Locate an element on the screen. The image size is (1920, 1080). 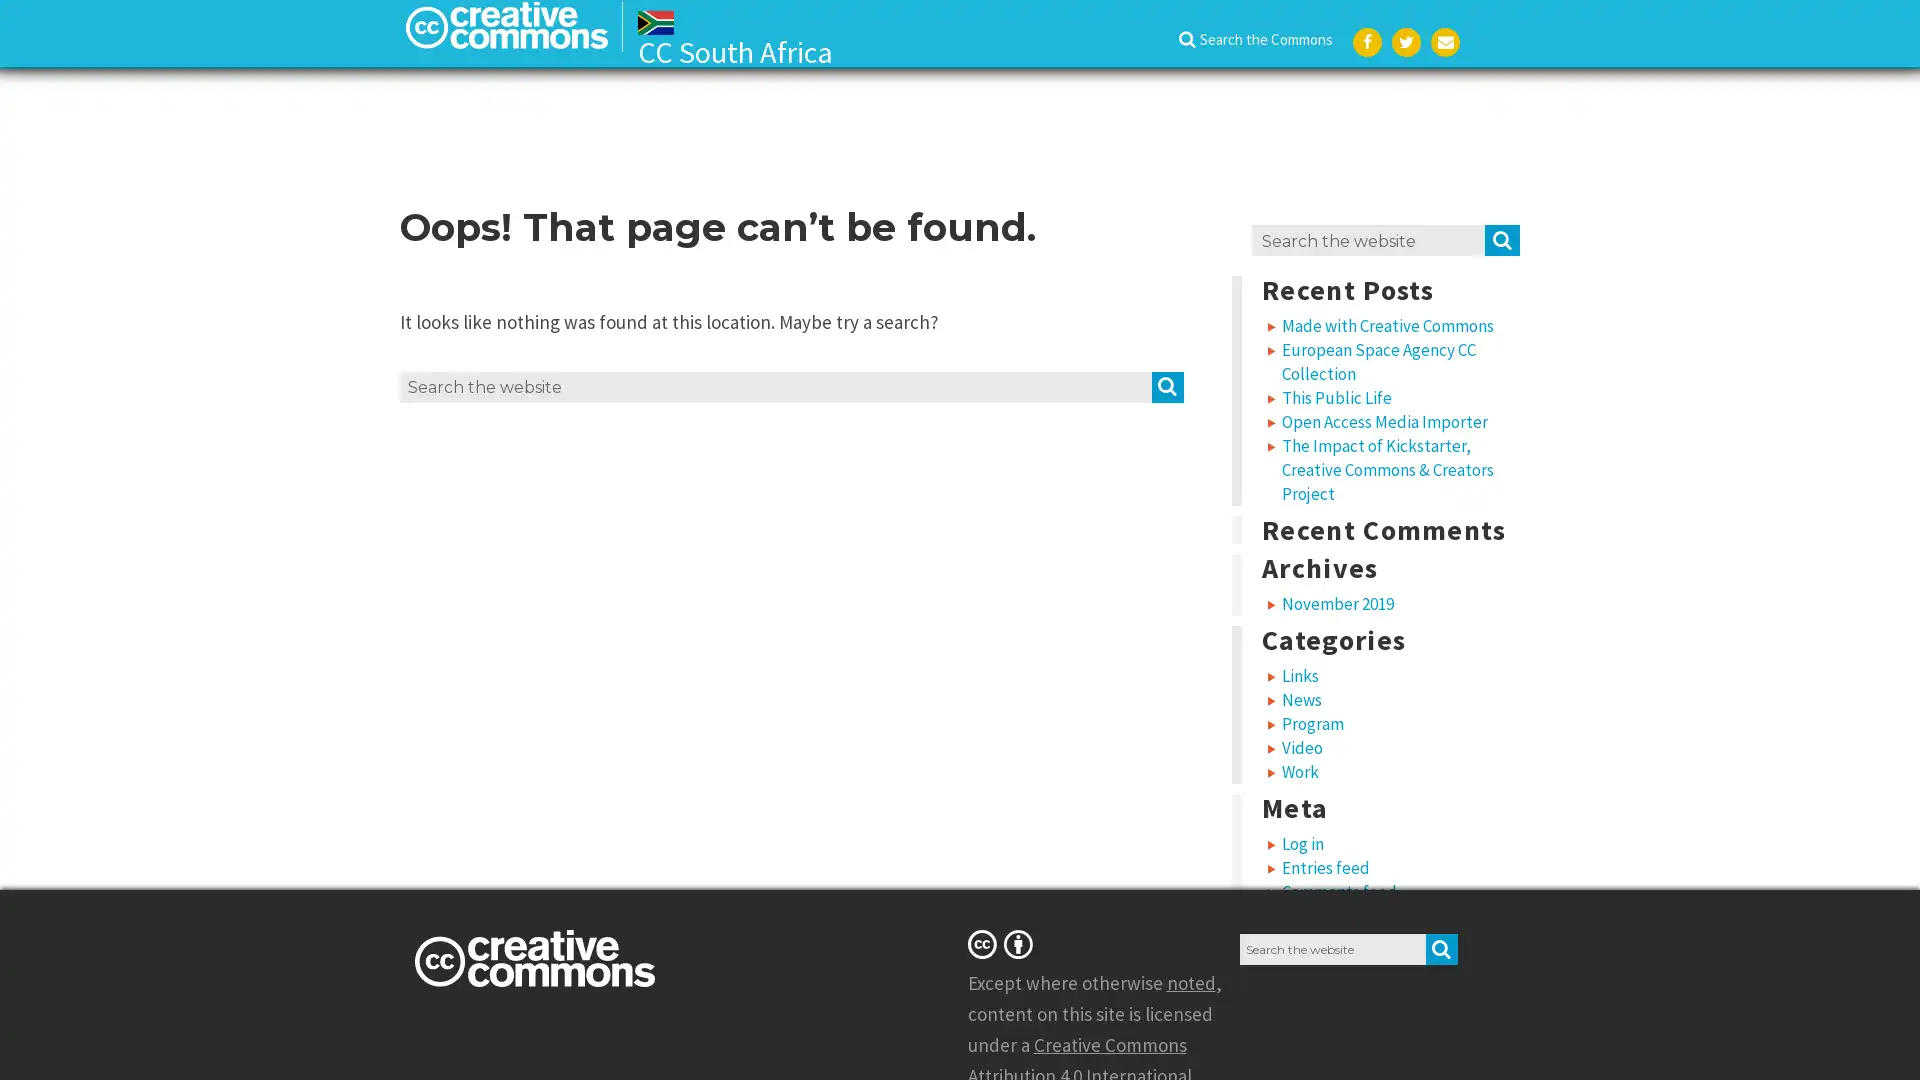
SEARCH is located at coordinates (1167, 386).